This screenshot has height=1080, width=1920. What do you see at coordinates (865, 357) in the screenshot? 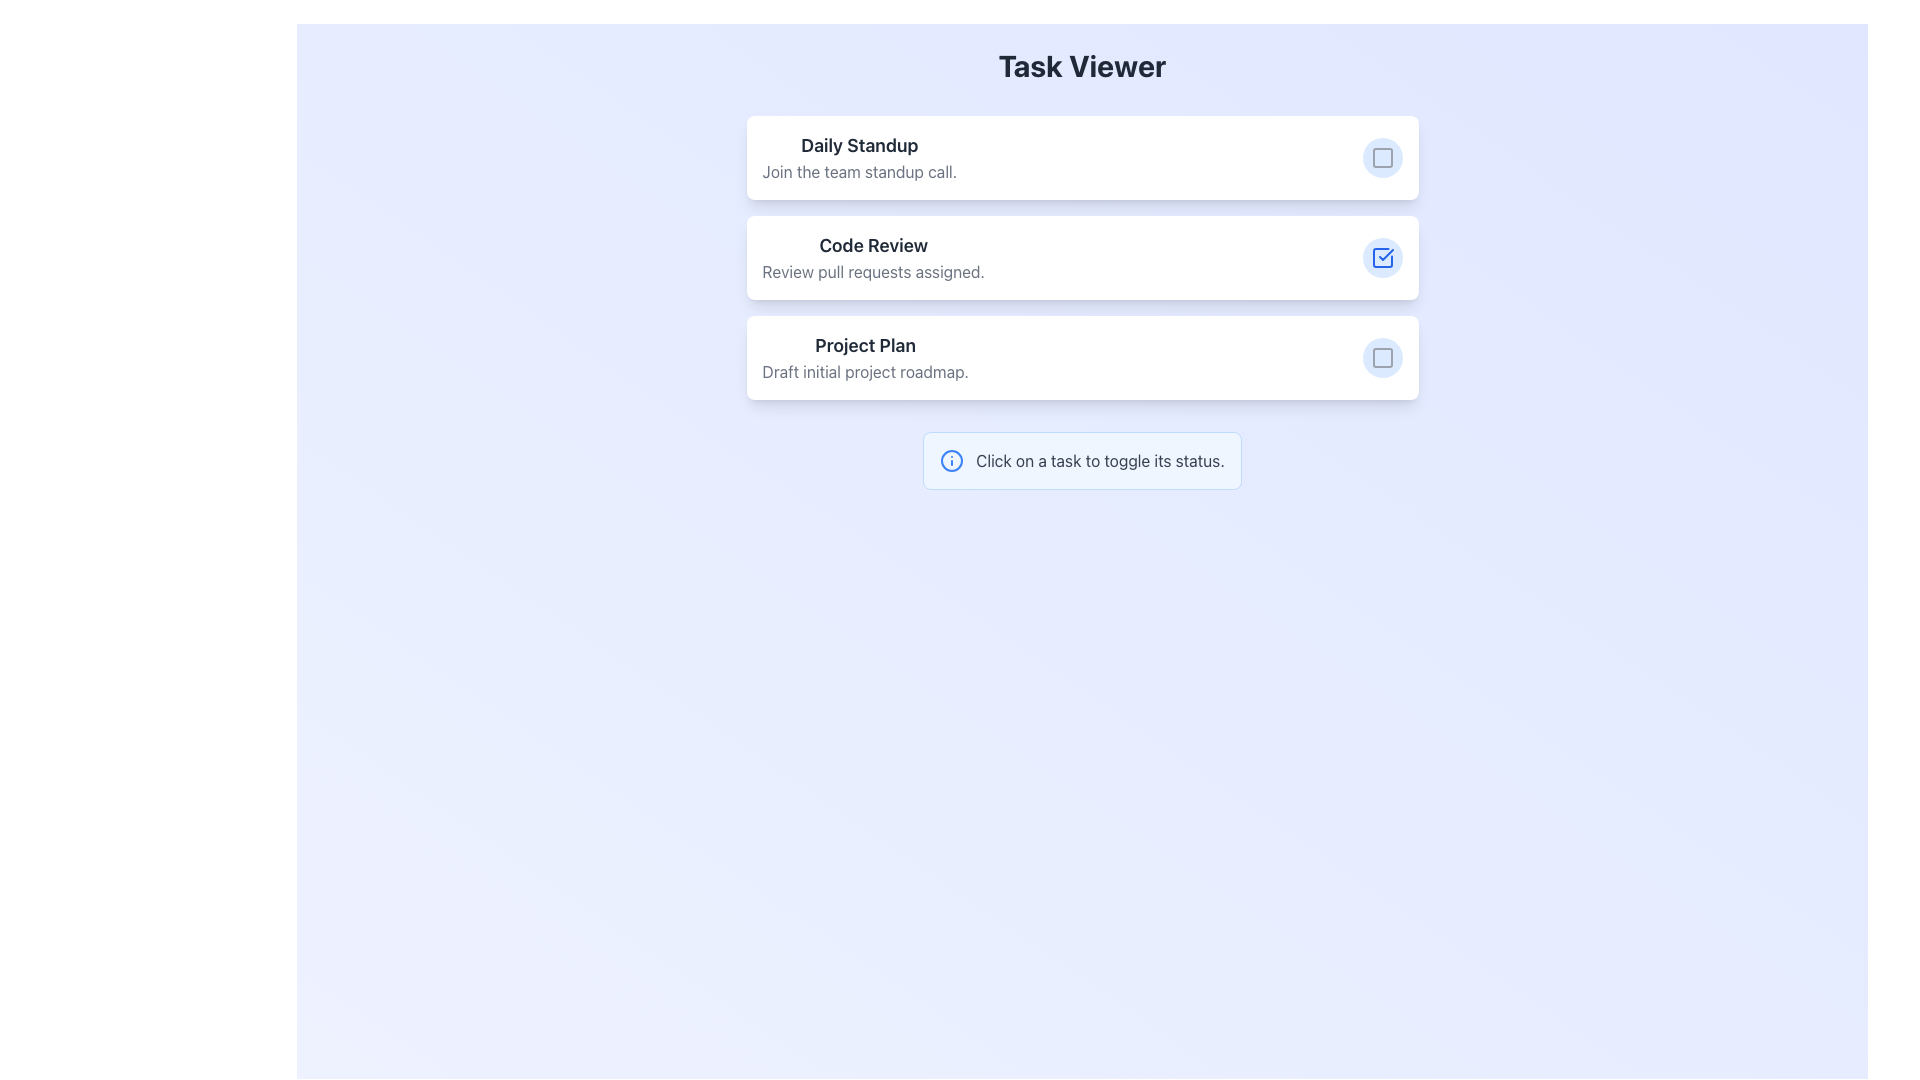
I see `the text block displaying 'Project Plan' in bold and 'Draft initial project roadmap.' below it, located in the center column of the interface, within the third task section` at bounding box center [865, 357].